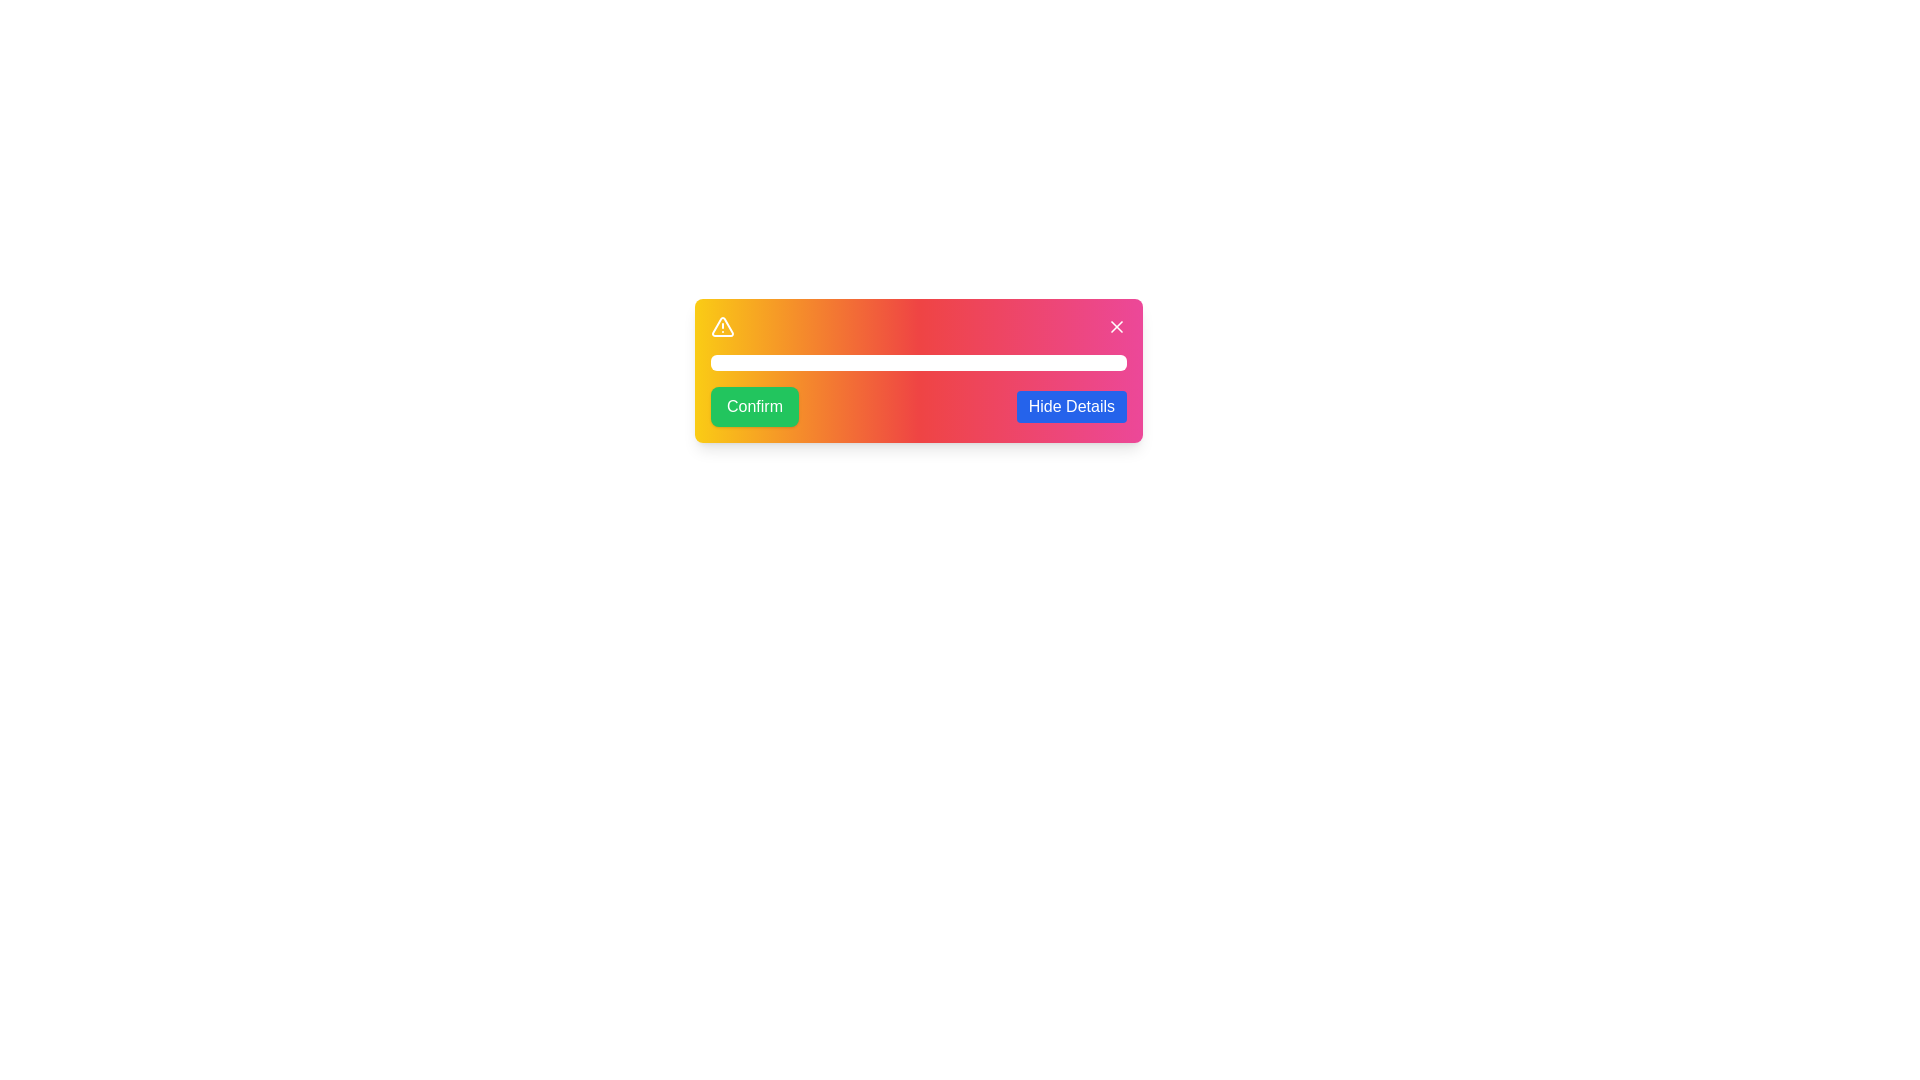 This screenshot has width=1920, height=1080. What do you see at coordinates (1116, 326) in the screenshot?
I see `the close icon (SVG 'x') located at the top-right corner of the gradient-colored rectangular bar` at bounding box center [1116, 326].